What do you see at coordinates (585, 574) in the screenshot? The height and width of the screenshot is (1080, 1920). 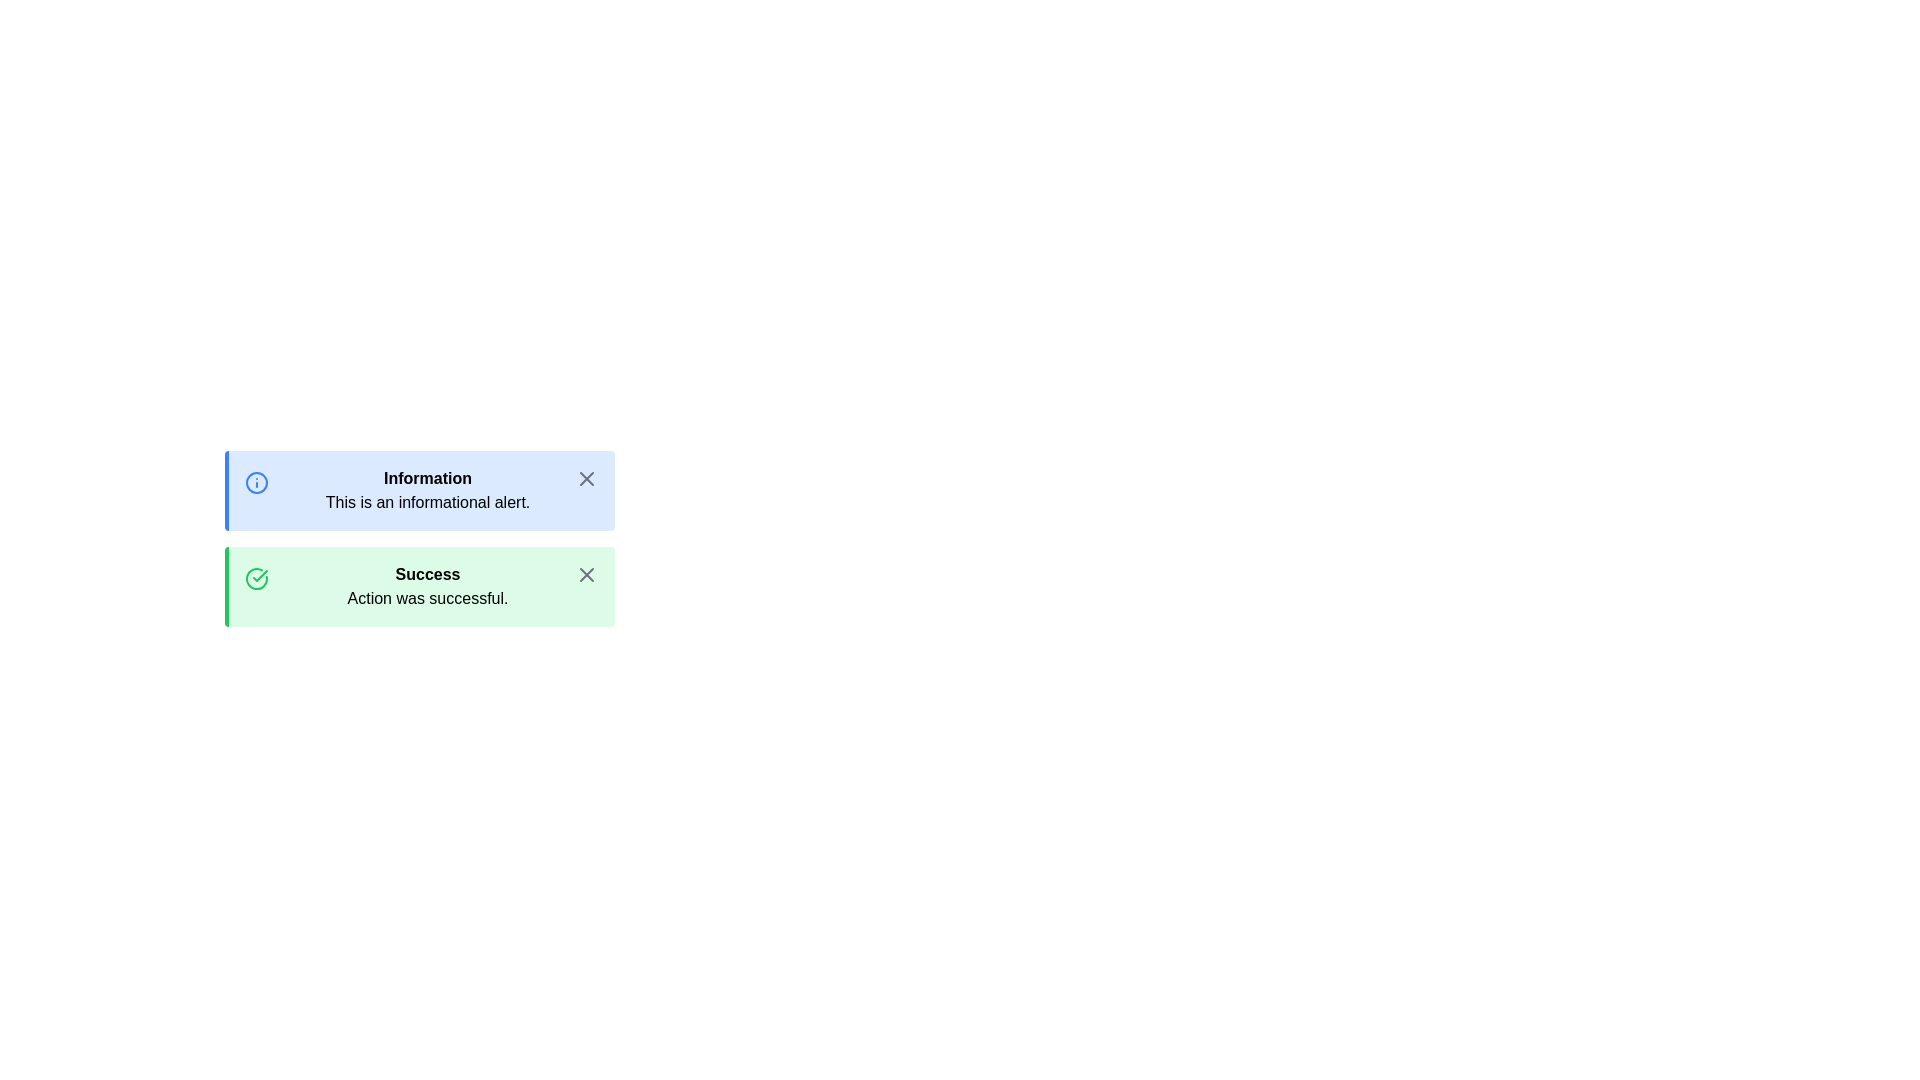 I see `the 'X' icon in the top-right corner of the success notification` at bounding box center [585, 574].